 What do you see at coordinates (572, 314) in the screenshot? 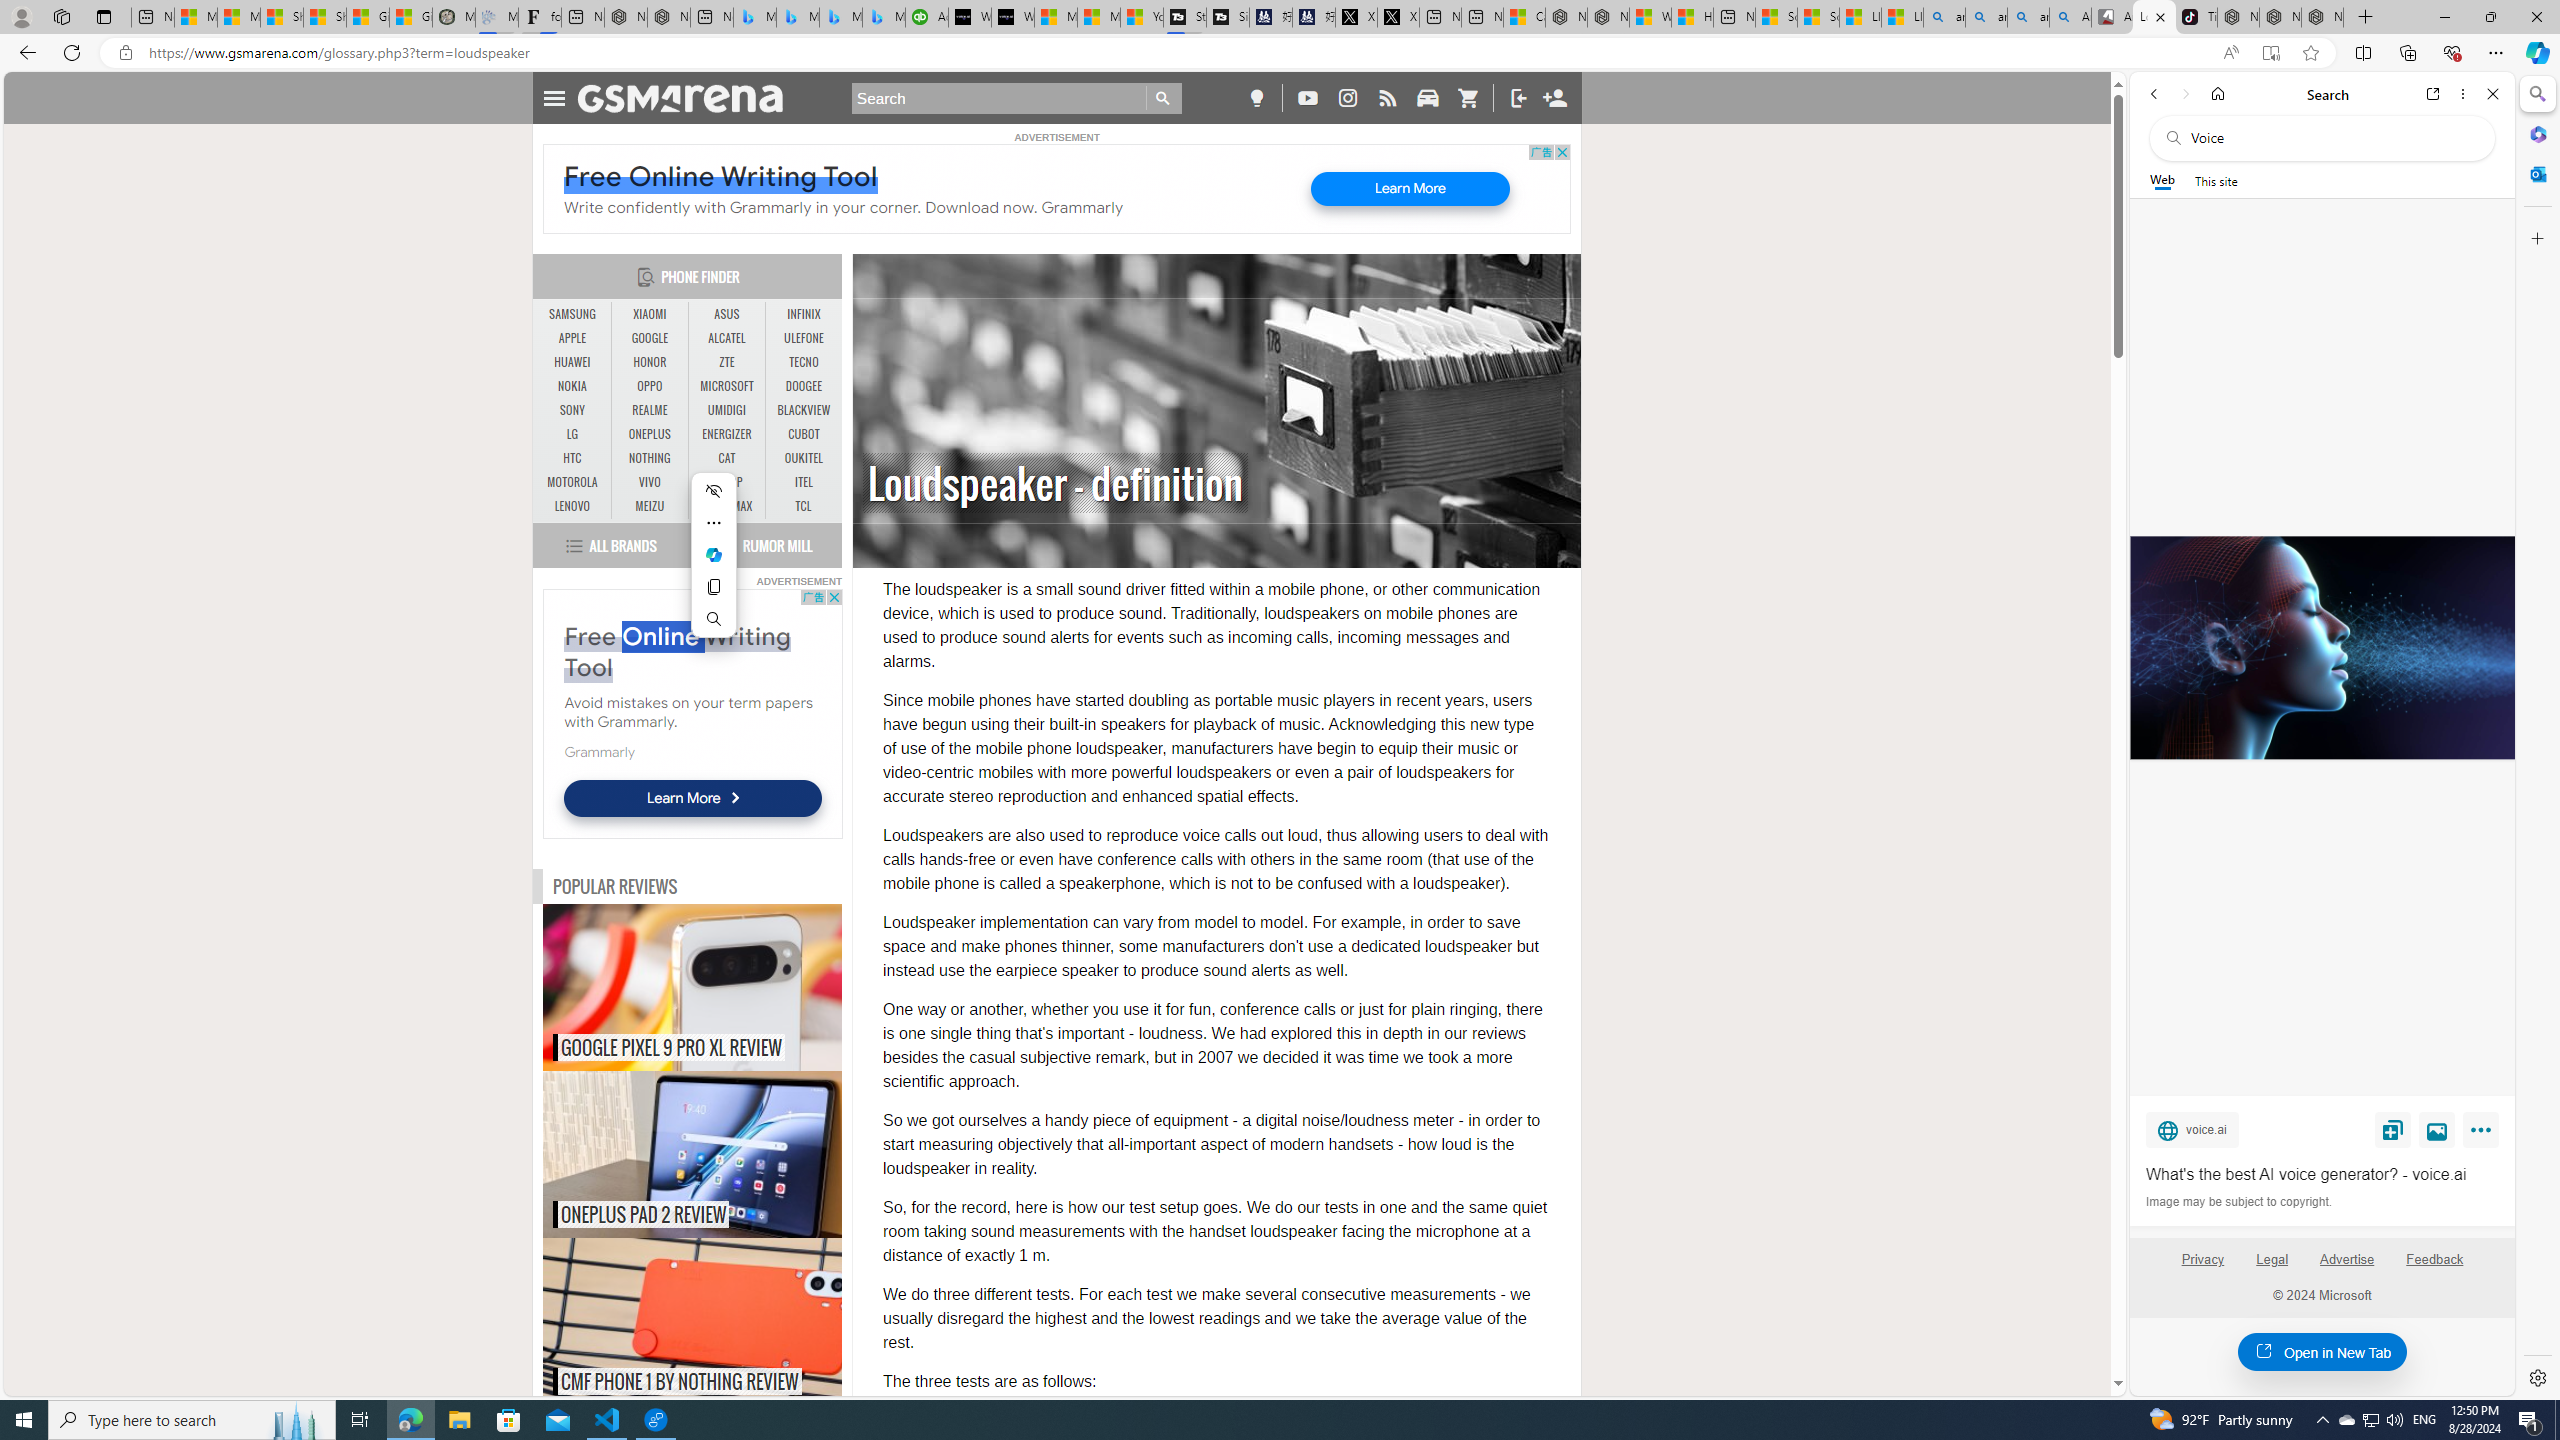
I see `'SAMSUNG'` at bounding box center [572, 314].